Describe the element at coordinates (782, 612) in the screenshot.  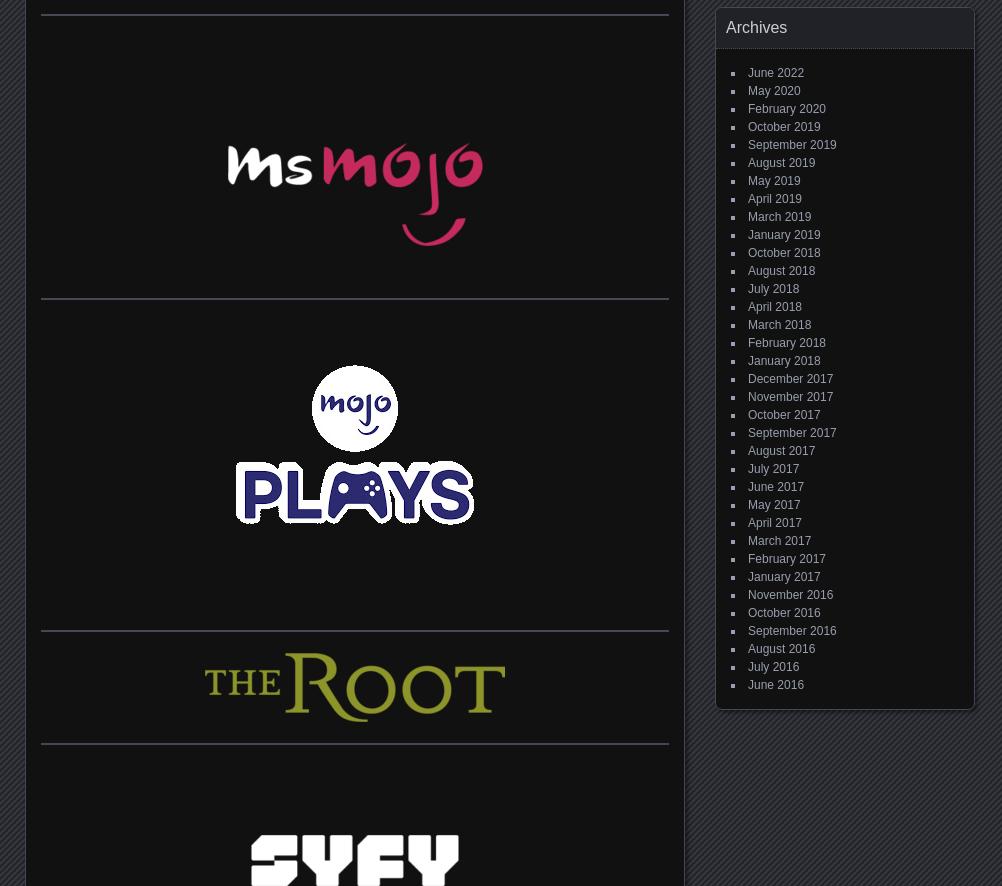
I see `'October 2016'` at that location.